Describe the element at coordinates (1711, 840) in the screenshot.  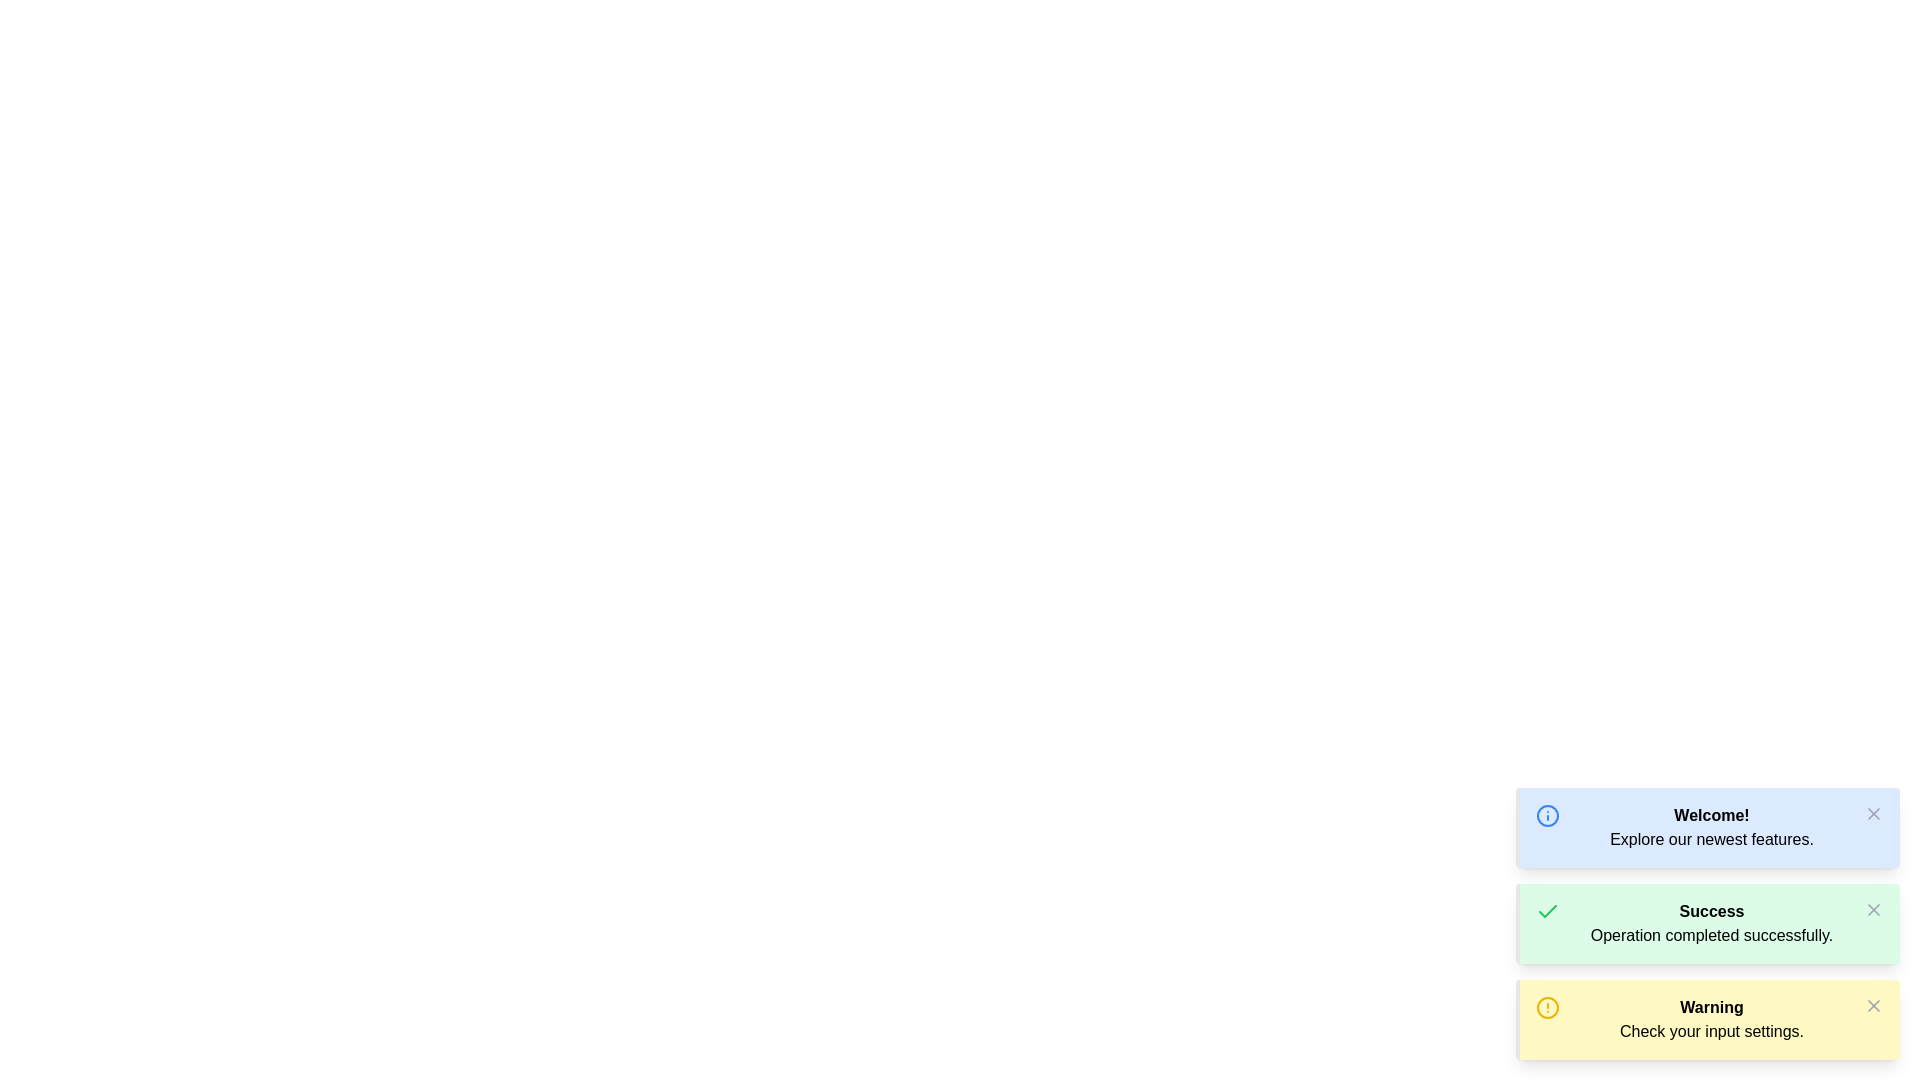
I see `the static text that informs users about new features, positioned below 'Welcome!' and centered horizontally within the top-right corner of the interface` at that location.